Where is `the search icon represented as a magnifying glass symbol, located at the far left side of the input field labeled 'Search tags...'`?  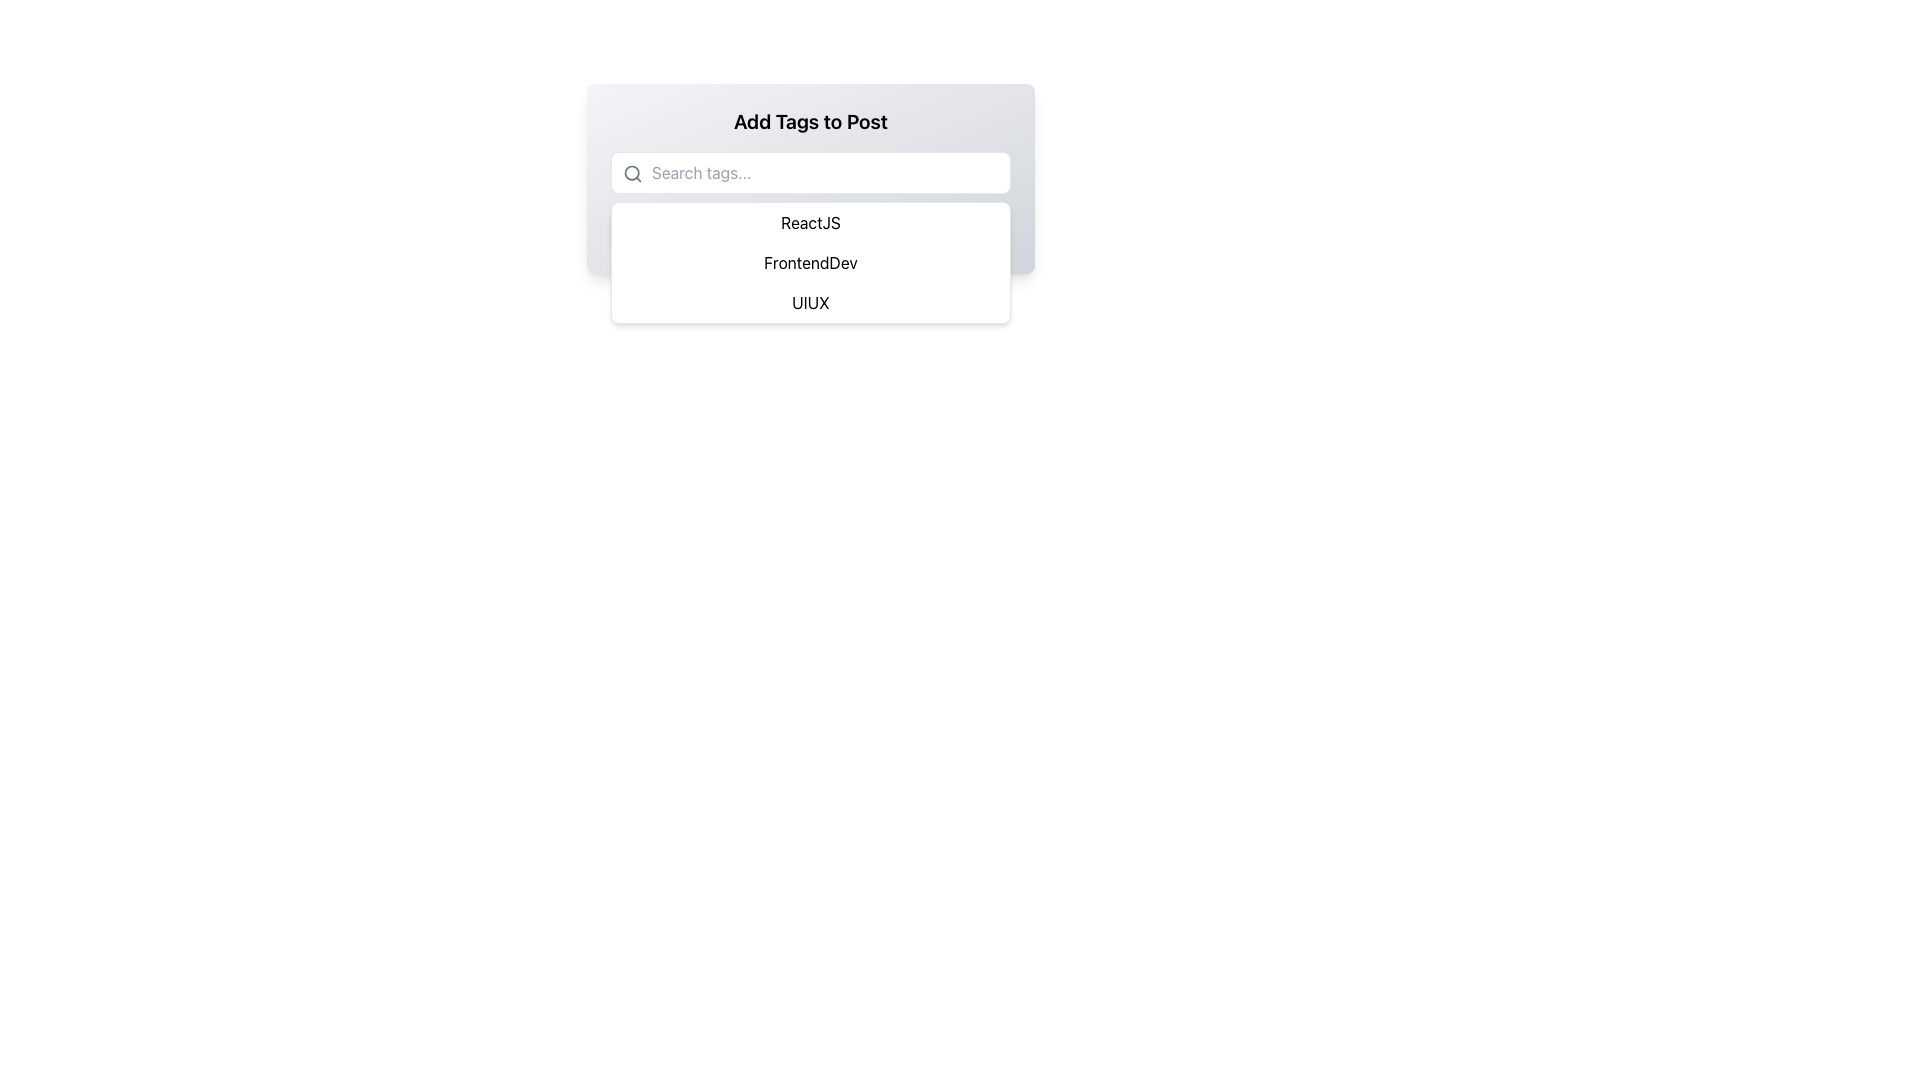
the search icon represented as a magnifying glass symbol, located at the far left side of the input field labeled 'Search tags...' is located at coordinates (632, 172).